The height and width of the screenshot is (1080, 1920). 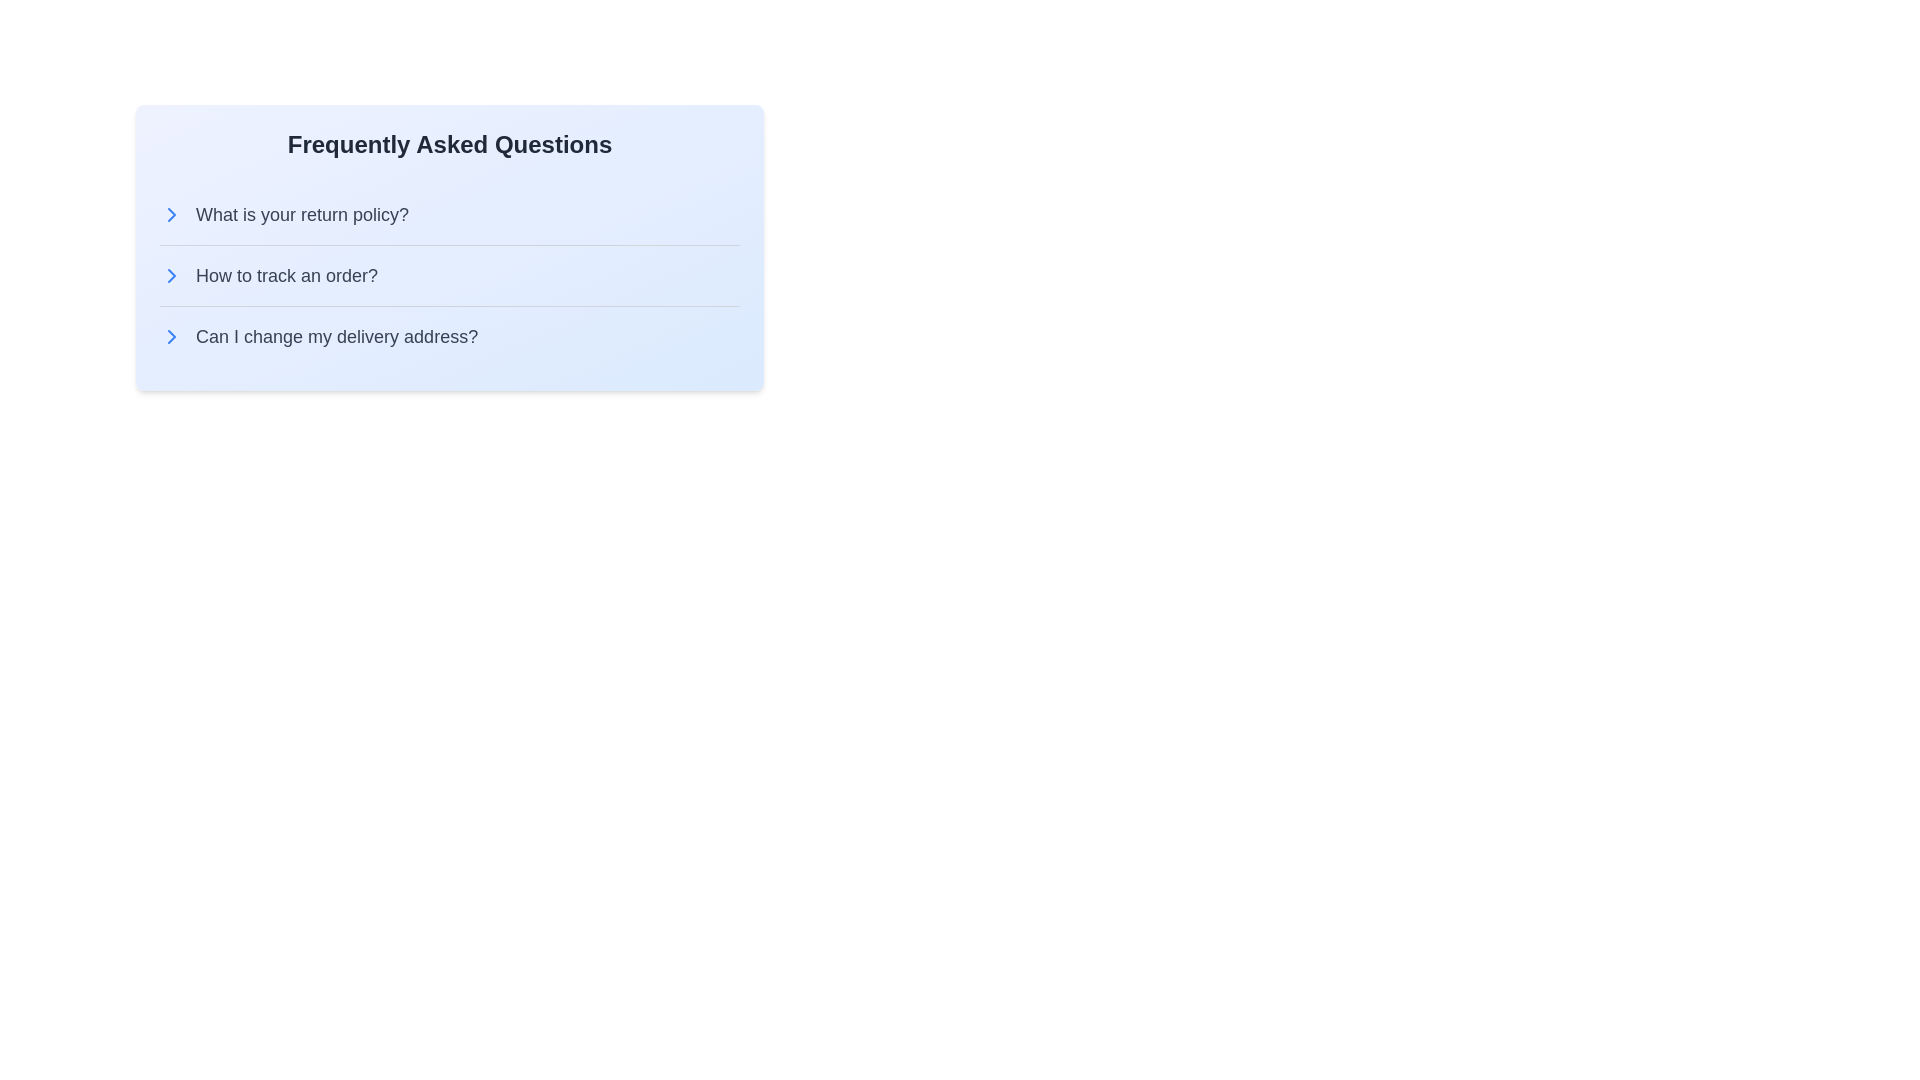 I want to click on the Chevron icon located at the left margin of the question 'What is your return policy?', so click(x=172, y=215).